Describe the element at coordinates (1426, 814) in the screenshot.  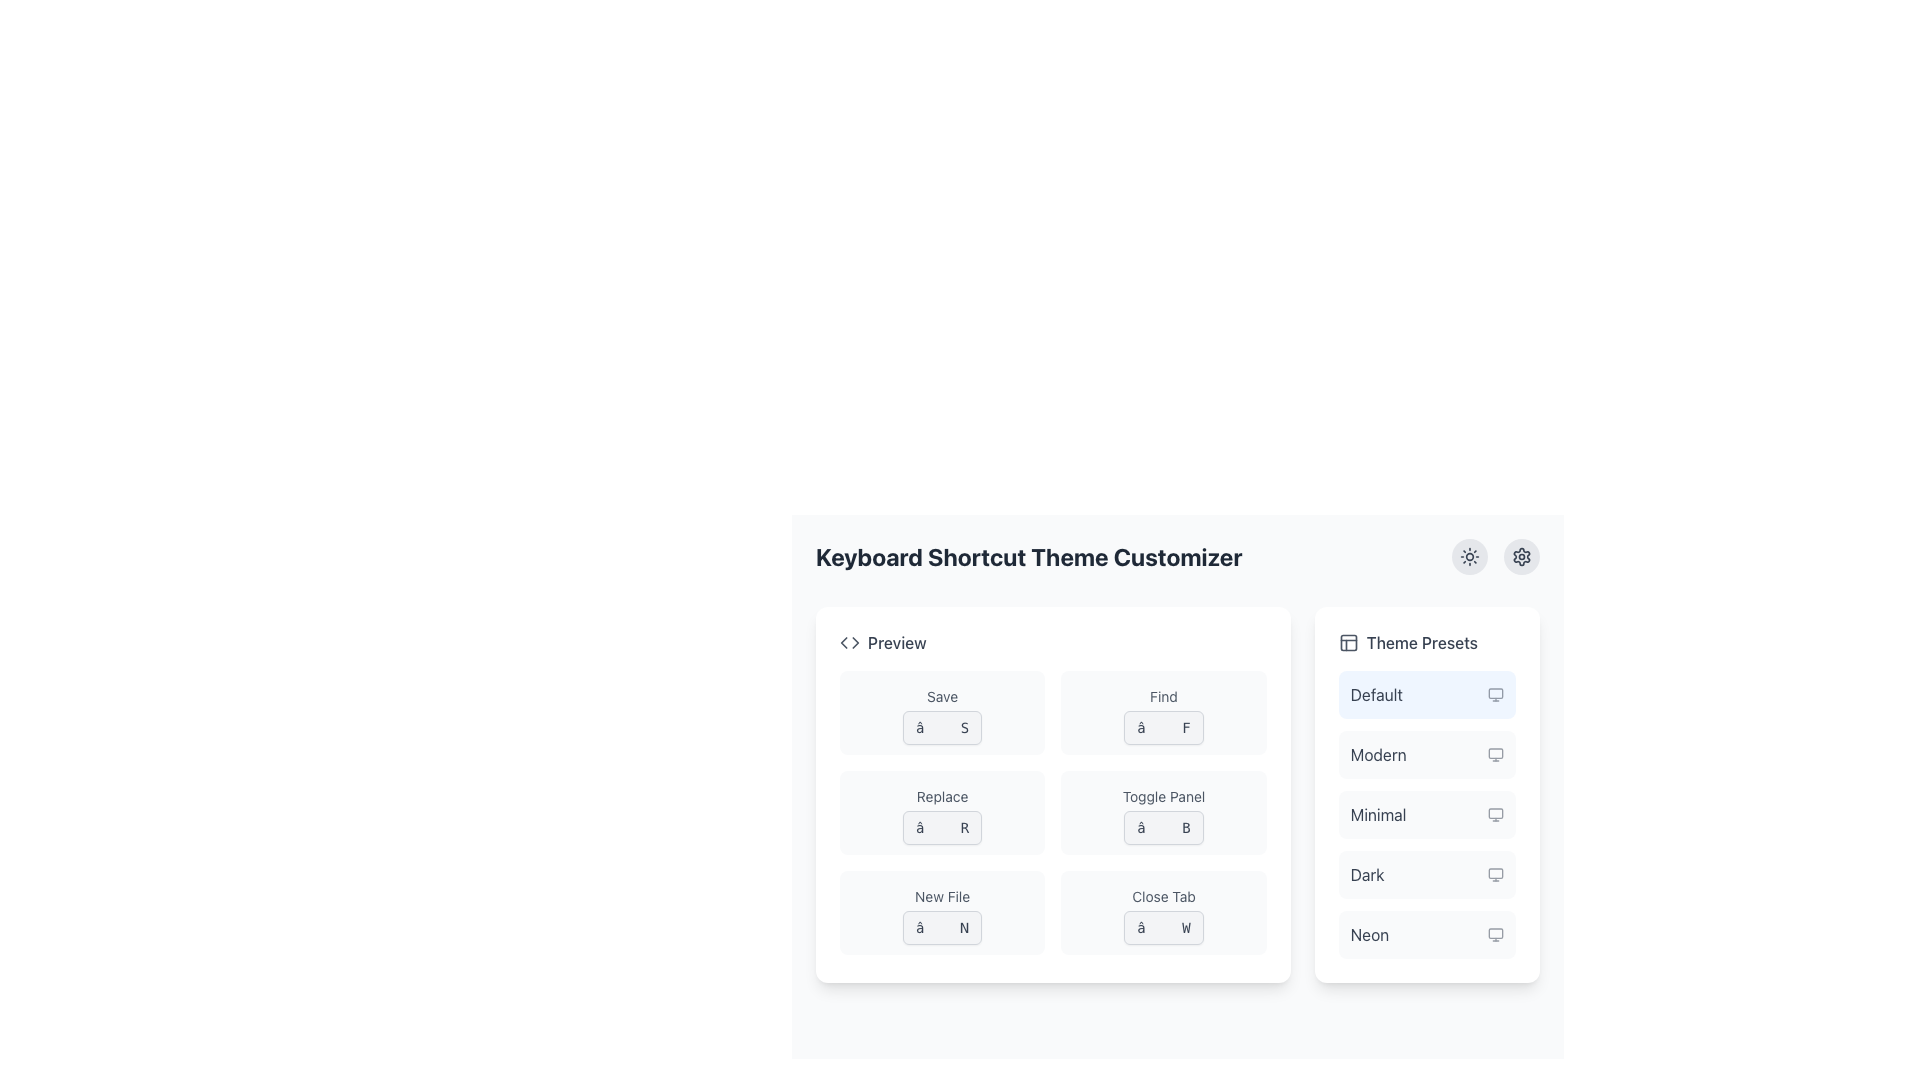
I see `the 'Minimal' theme option button in the Theme Presets panel` at that location.